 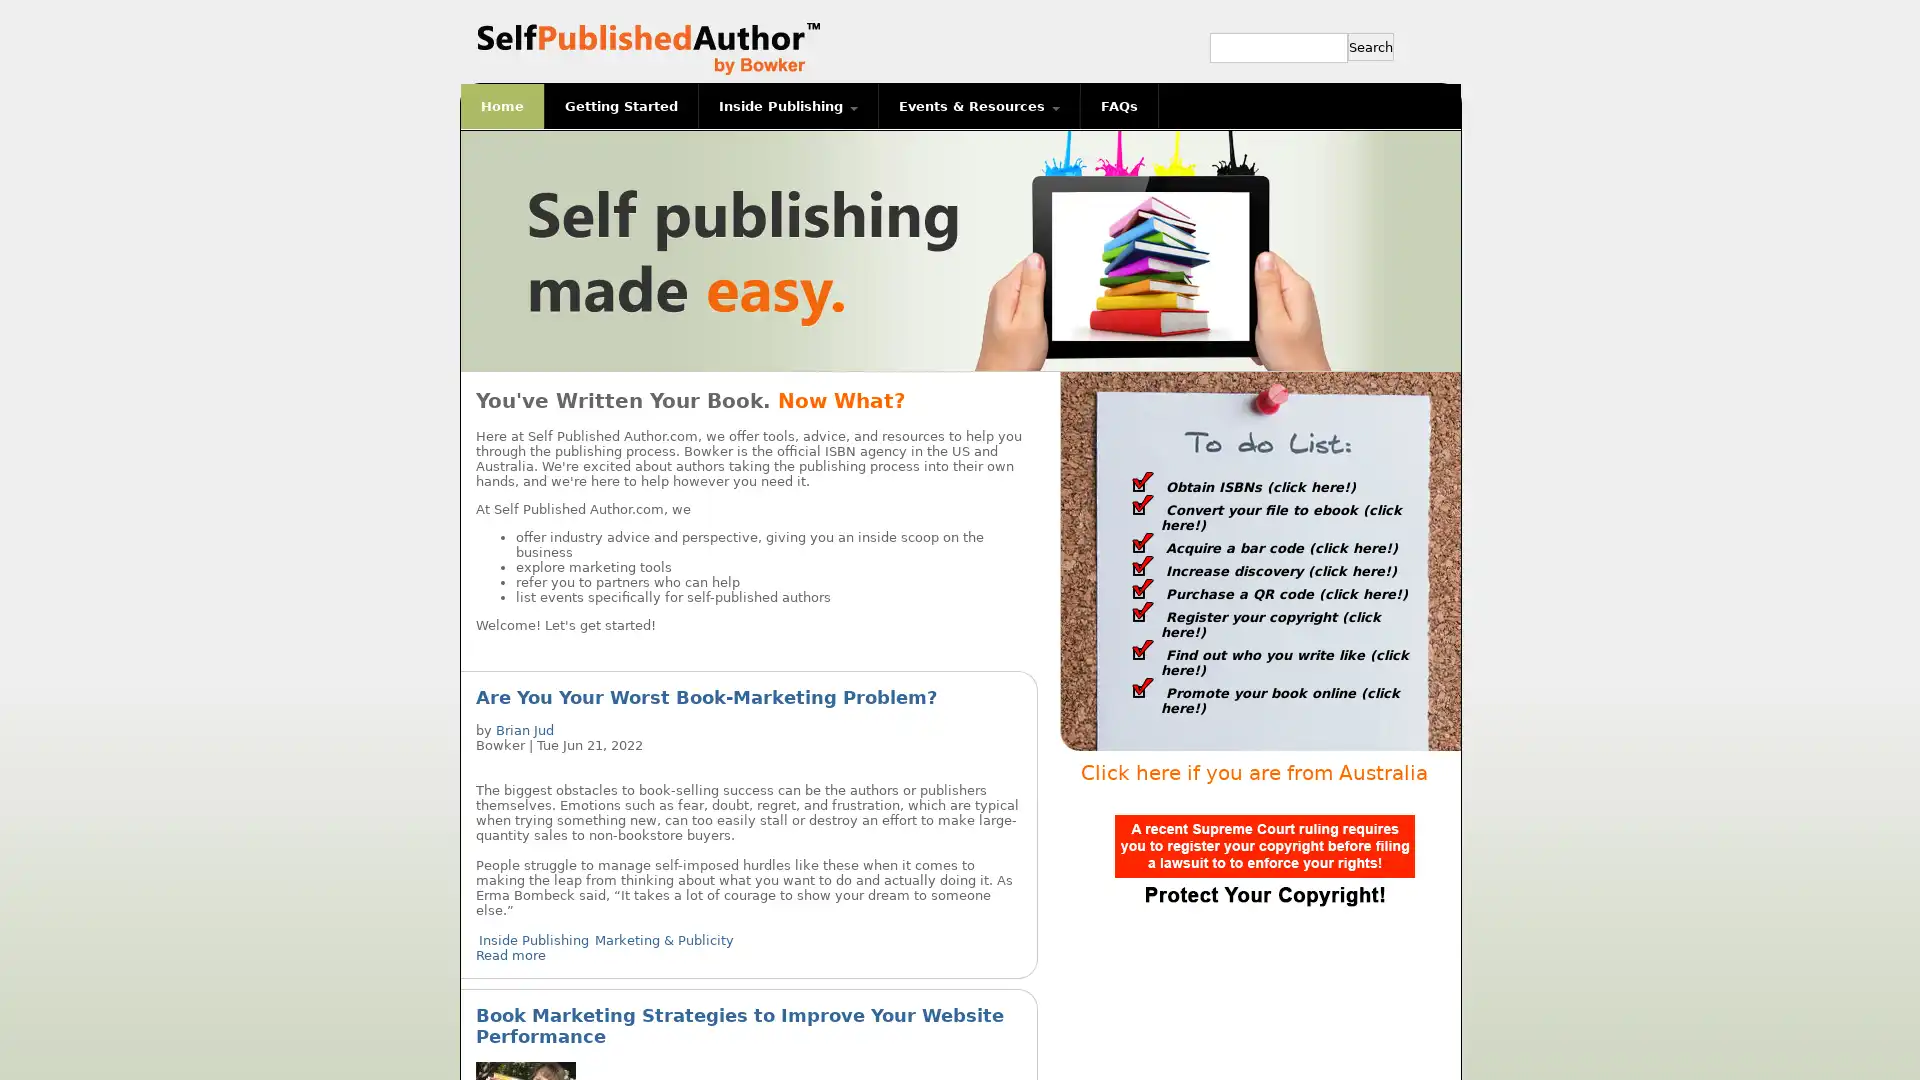 What do you see at coordinates (1370, 45) in the screenshot?
I see `Search` at bounding box center [1370, 45].